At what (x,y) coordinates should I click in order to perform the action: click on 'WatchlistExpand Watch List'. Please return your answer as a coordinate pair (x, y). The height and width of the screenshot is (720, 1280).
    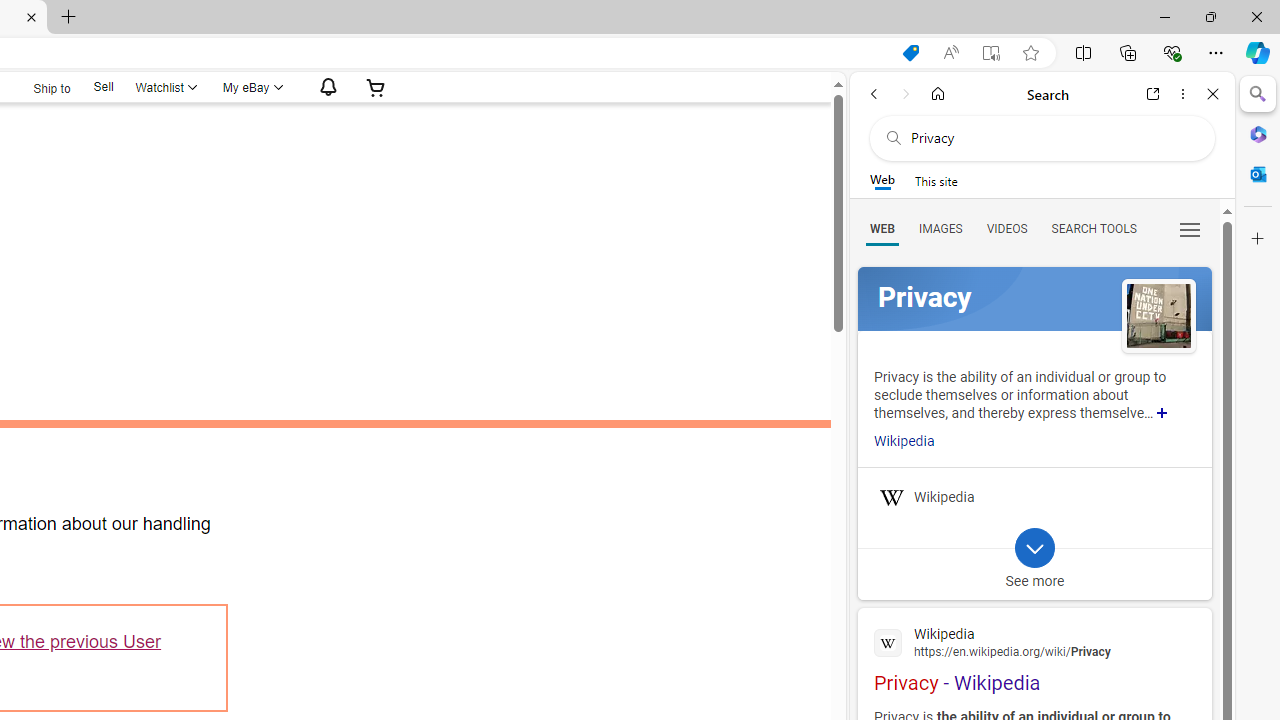
    Looking at the image, I should click on (165, 86).